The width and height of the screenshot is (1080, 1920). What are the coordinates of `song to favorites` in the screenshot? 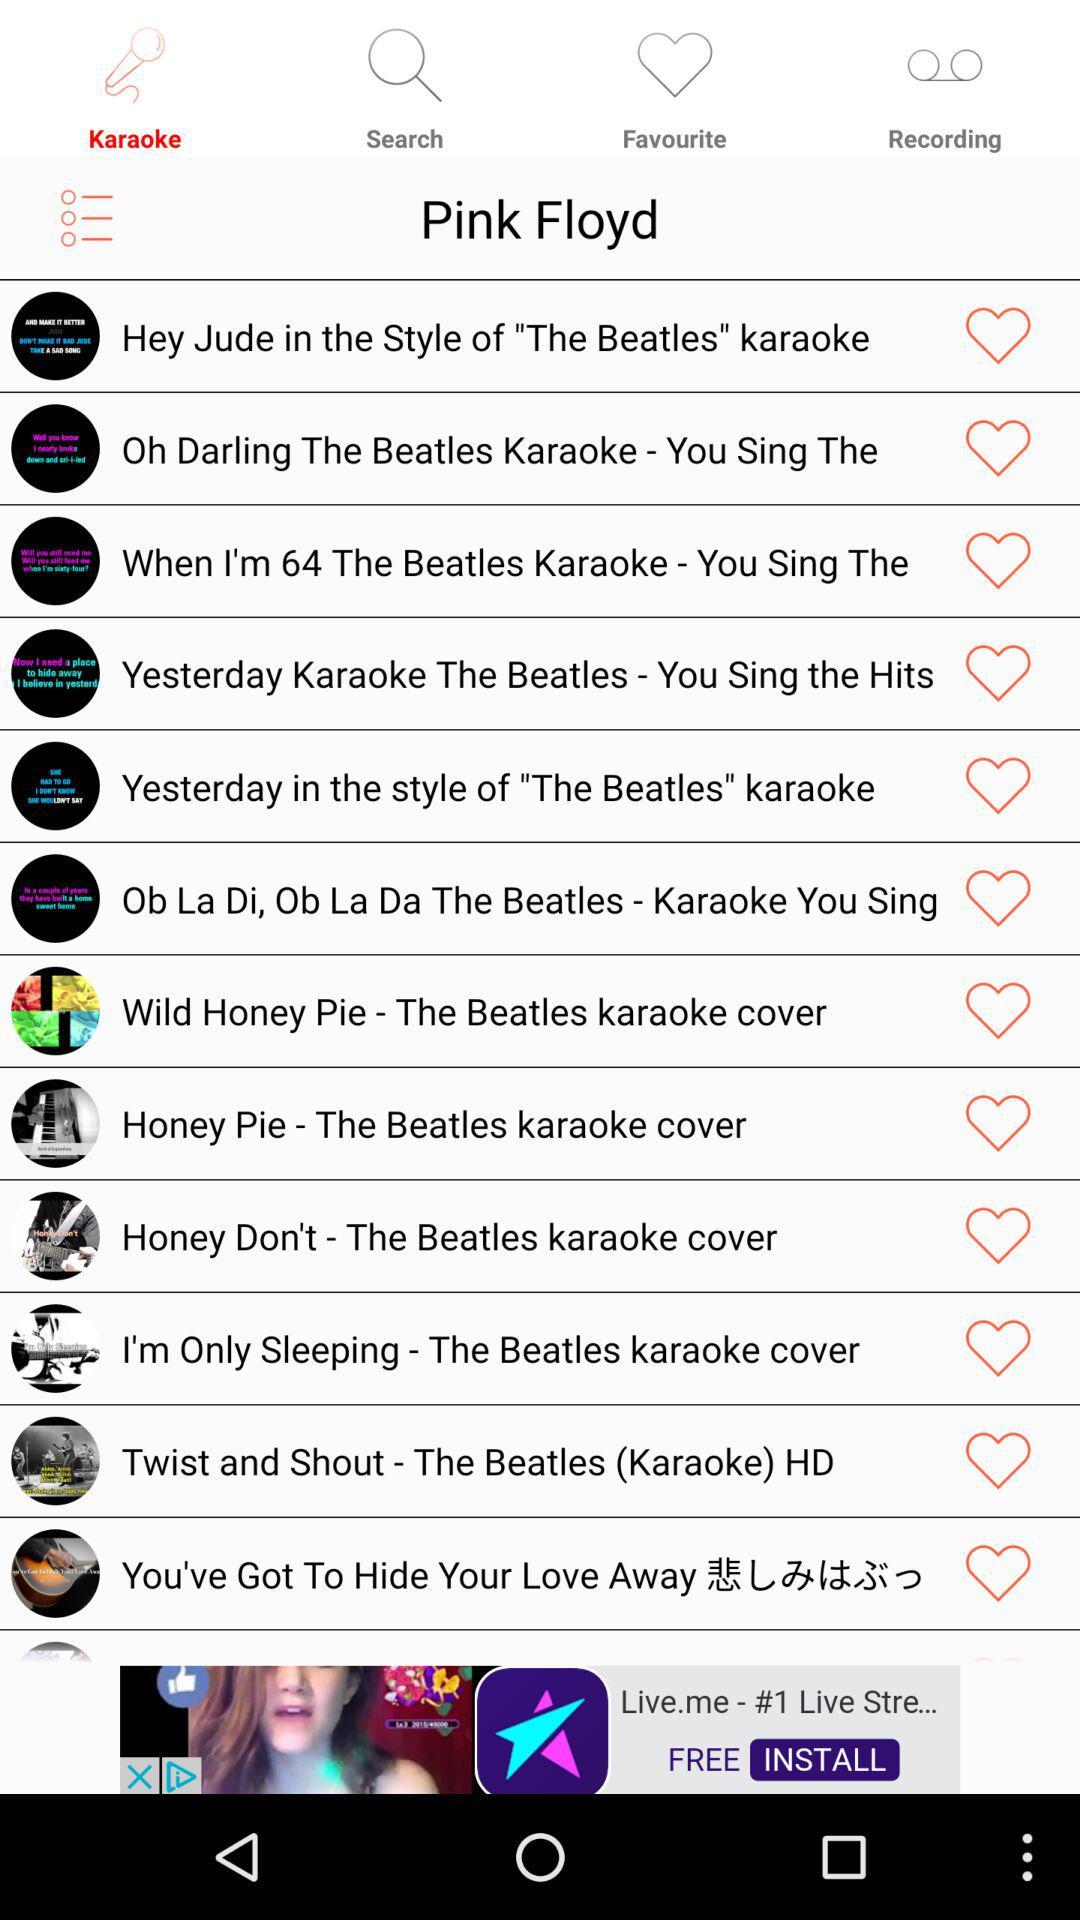 It's located at (998, 897).